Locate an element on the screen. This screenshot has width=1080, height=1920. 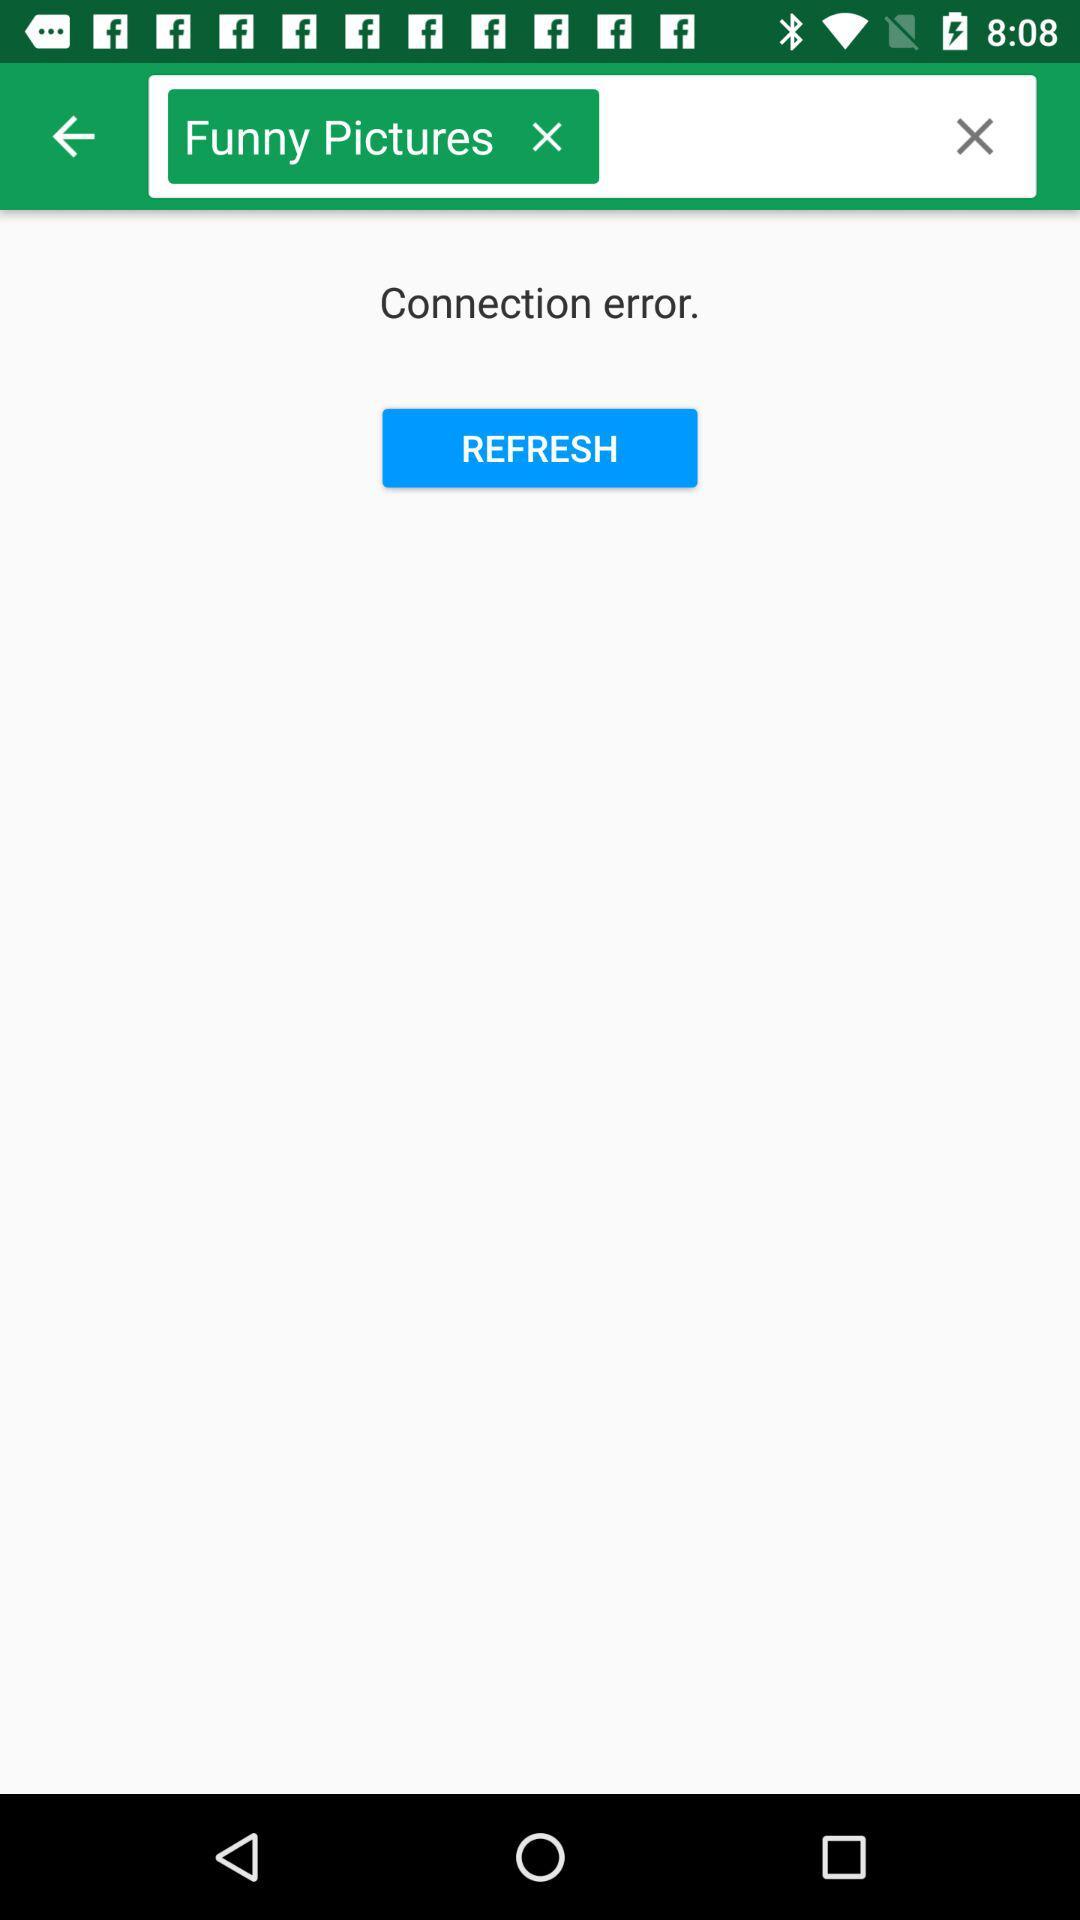
the icon to the left of the funny pictures is located at coordinates (72, 135).